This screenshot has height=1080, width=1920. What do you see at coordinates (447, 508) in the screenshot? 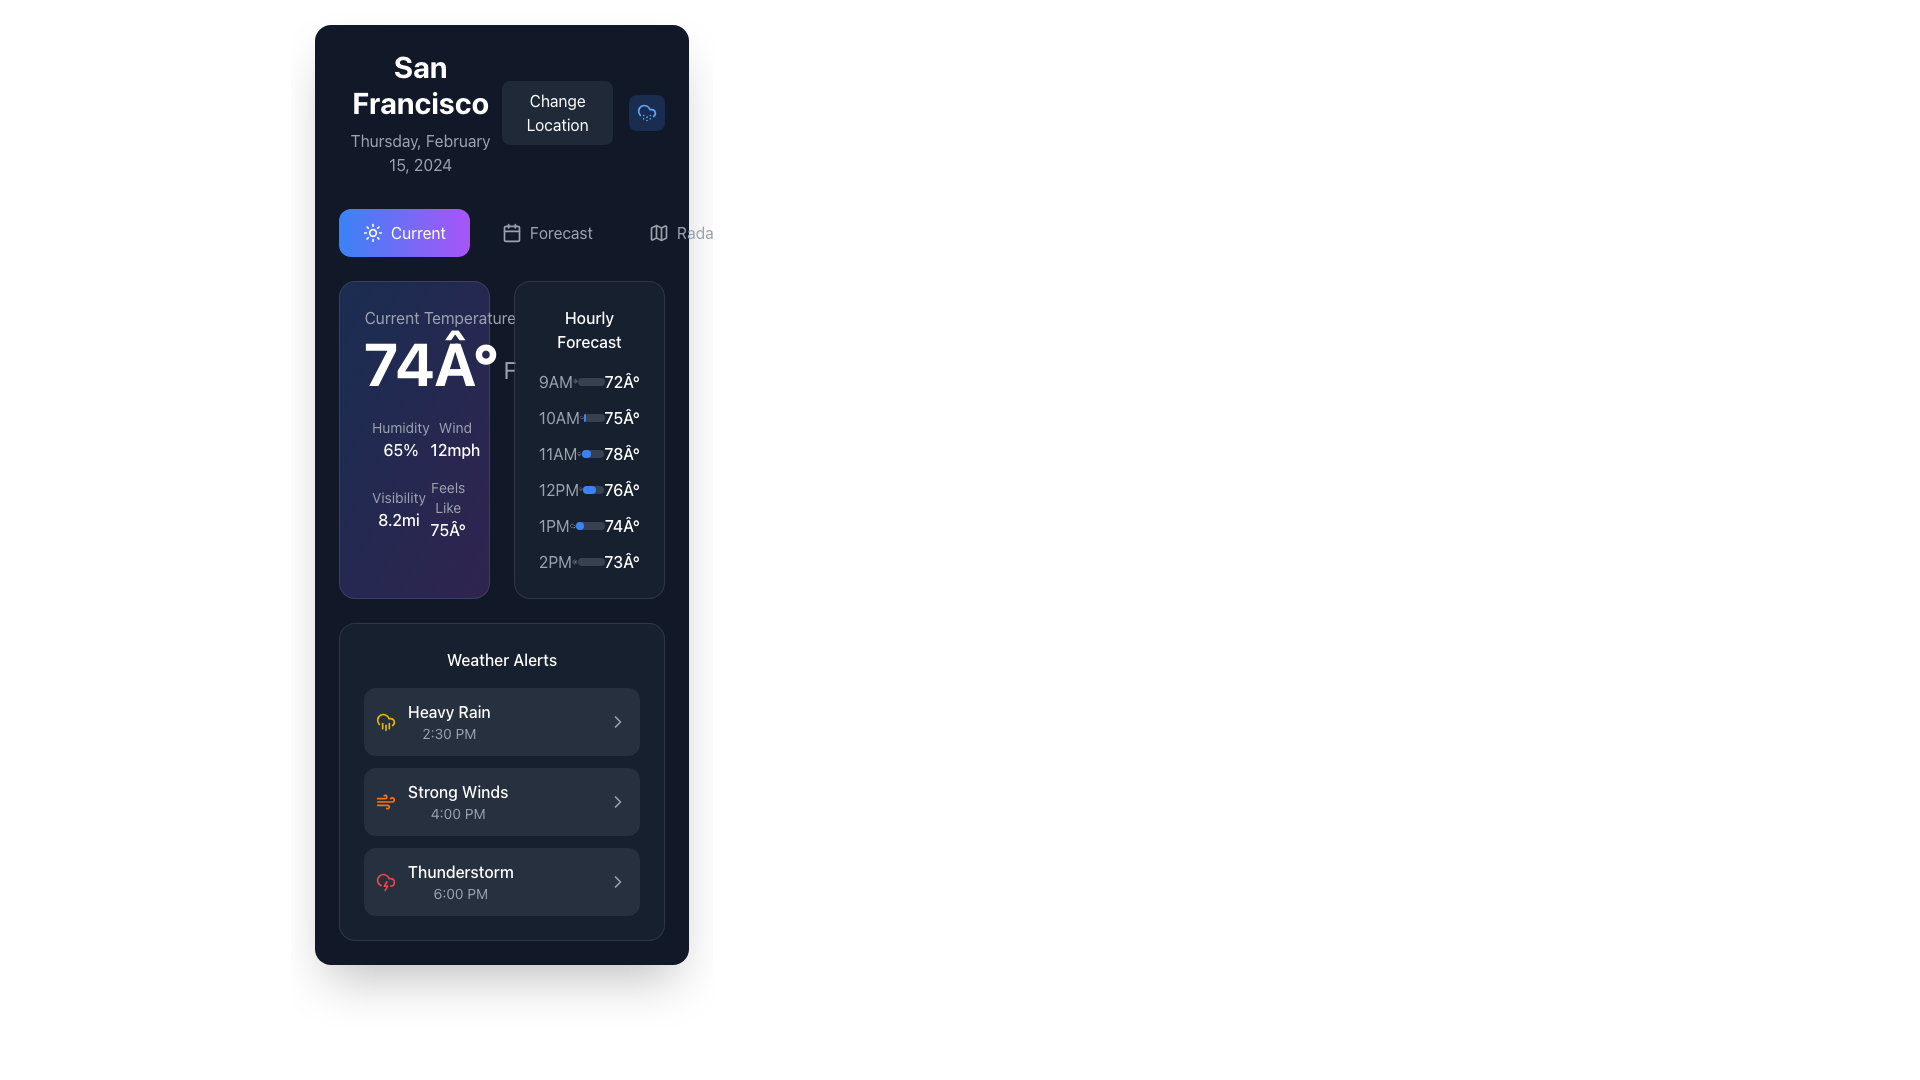
I see `the 'Feels Like' Text display showing '75°' which is positioned below the main temperature value '74°' in the information card` at bounding box center [447, 508].